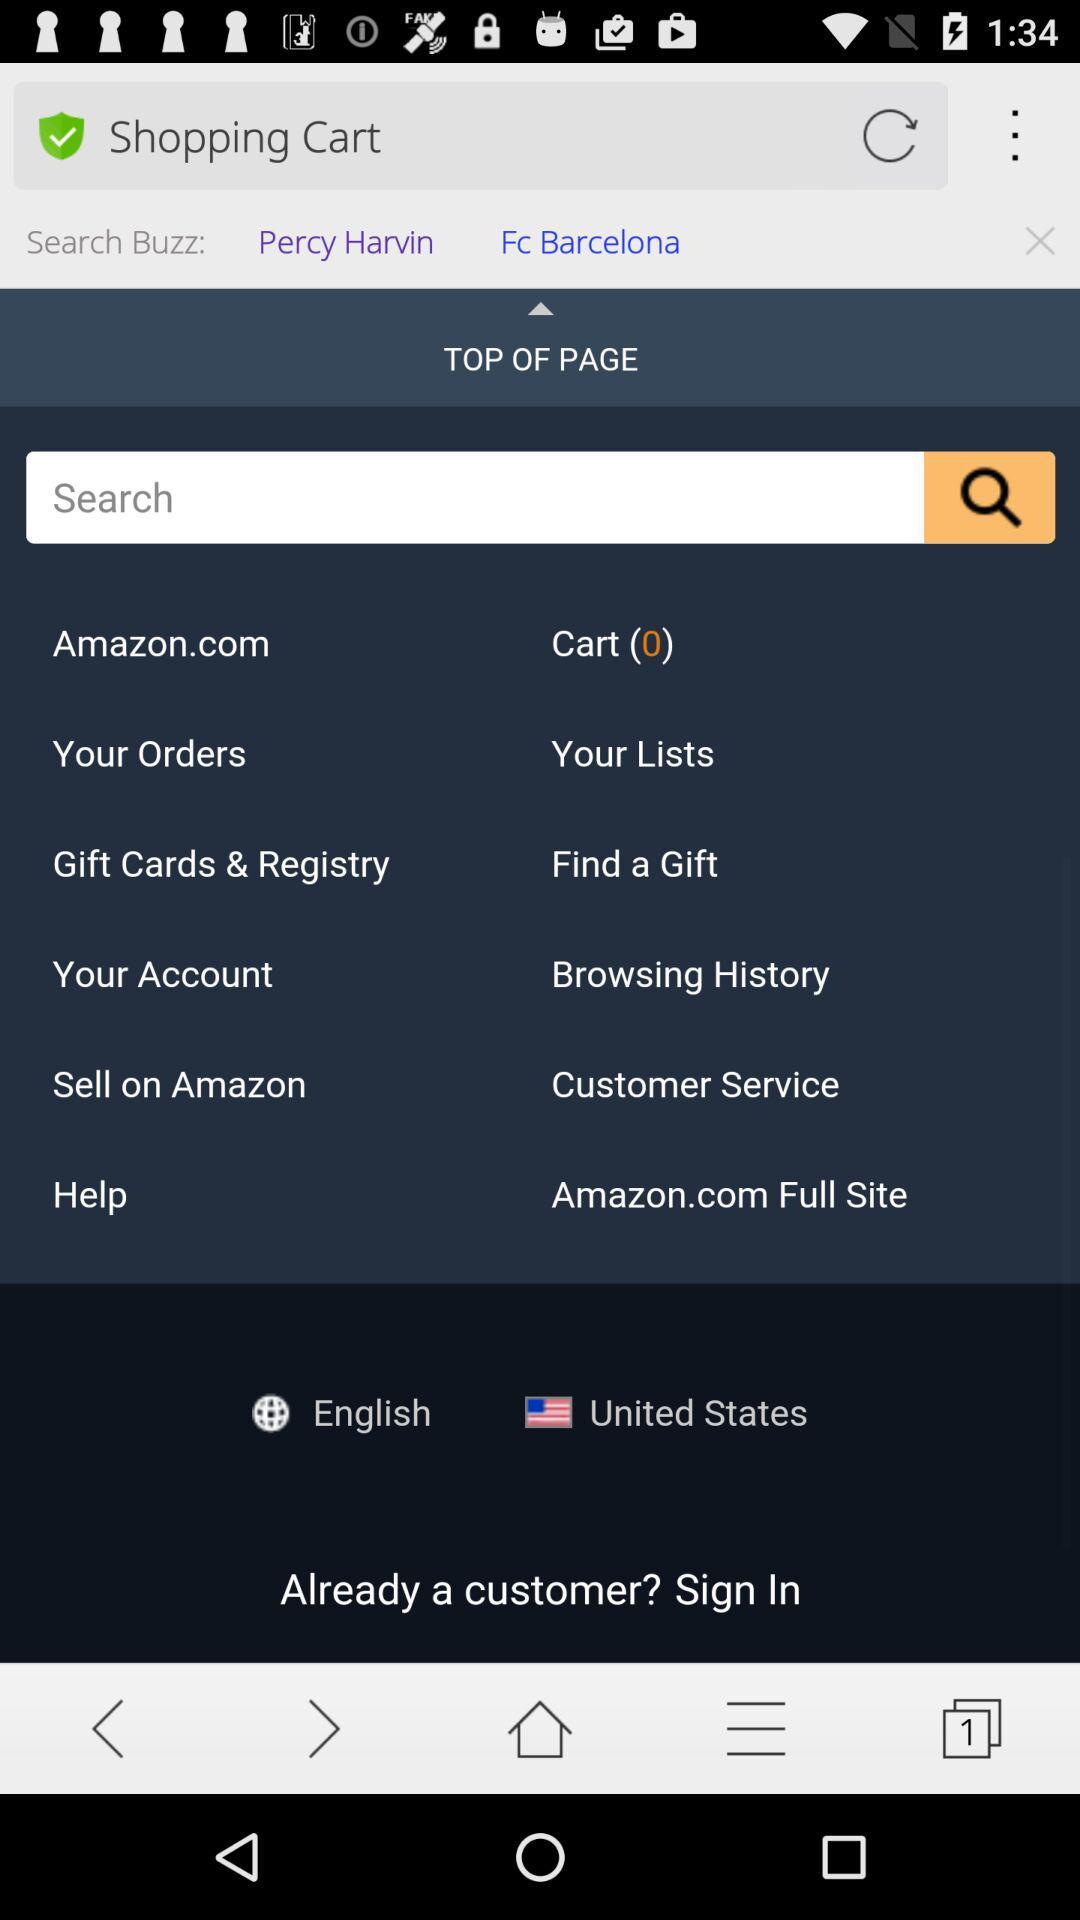 The width and height of the screenshot is (1080, 1920). What do you see at coordinates (540, 1727) in the screenshot?
I see `the item at the bottom` at bounding box center [540, 1727].